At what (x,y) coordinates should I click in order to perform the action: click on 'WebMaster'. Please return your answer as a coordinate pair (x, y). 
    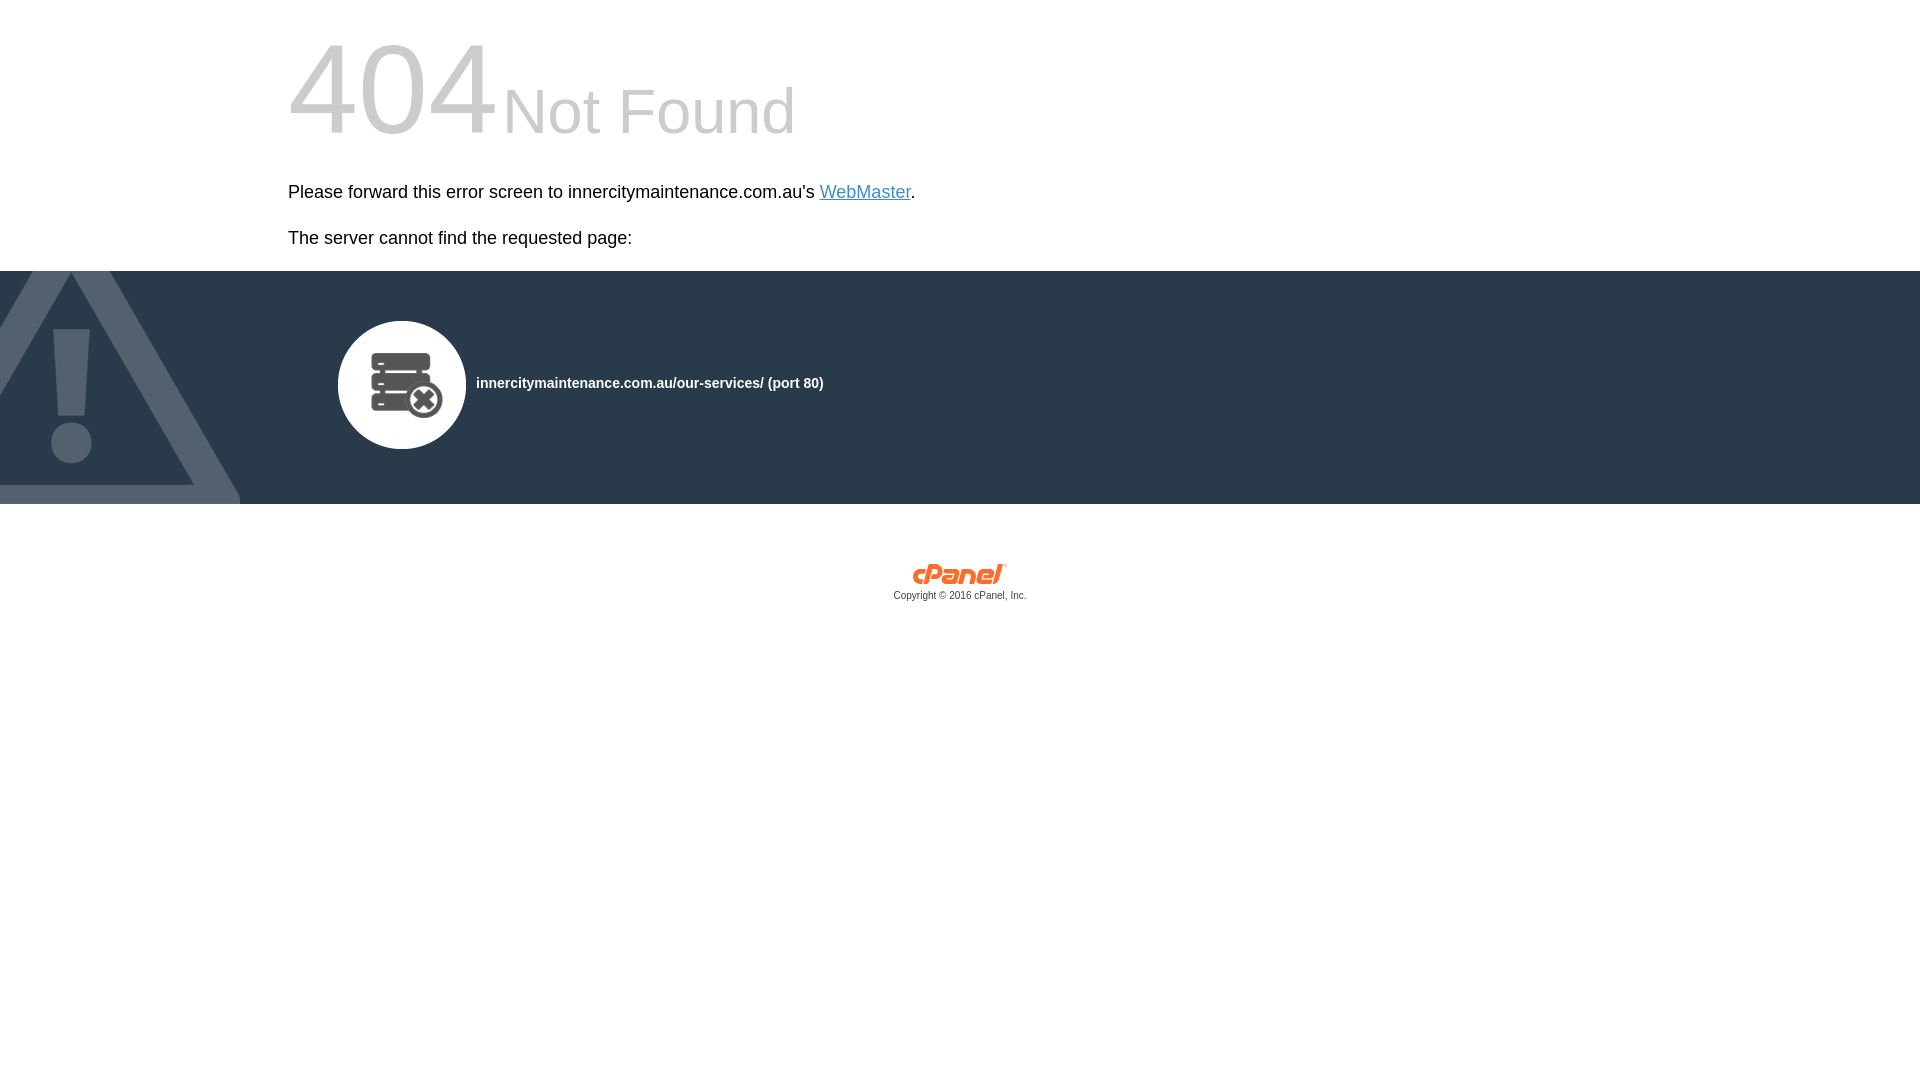
    Looking at the image, I should click on (865, 192).